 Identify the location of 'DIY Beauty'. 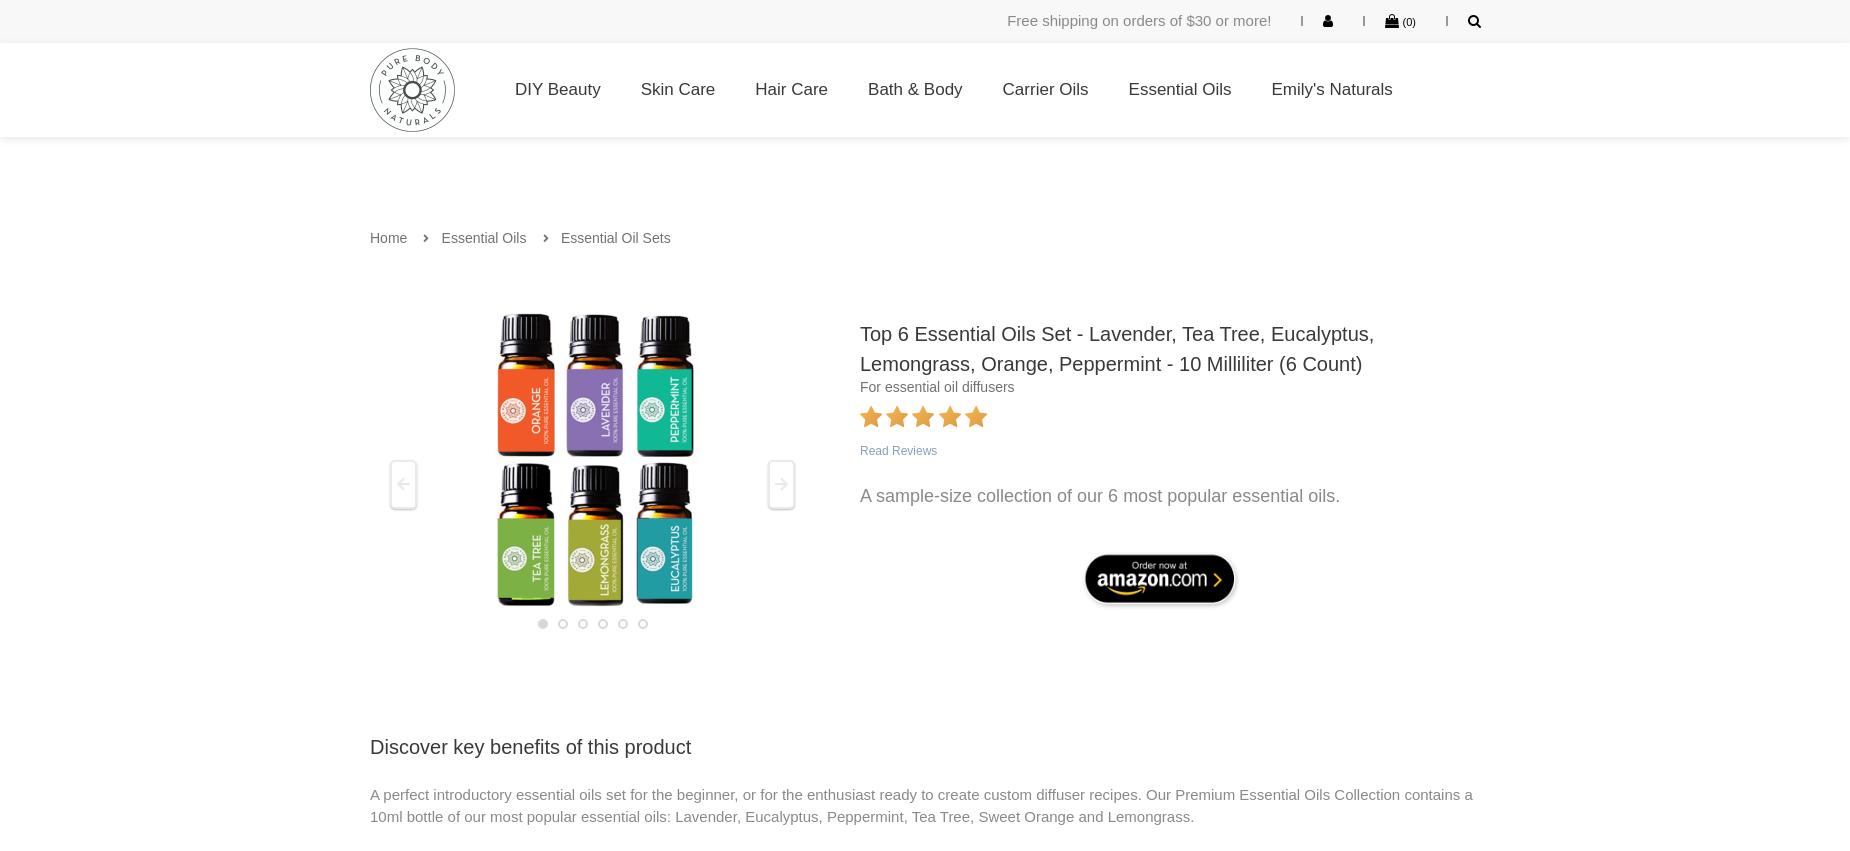
(557, 87).